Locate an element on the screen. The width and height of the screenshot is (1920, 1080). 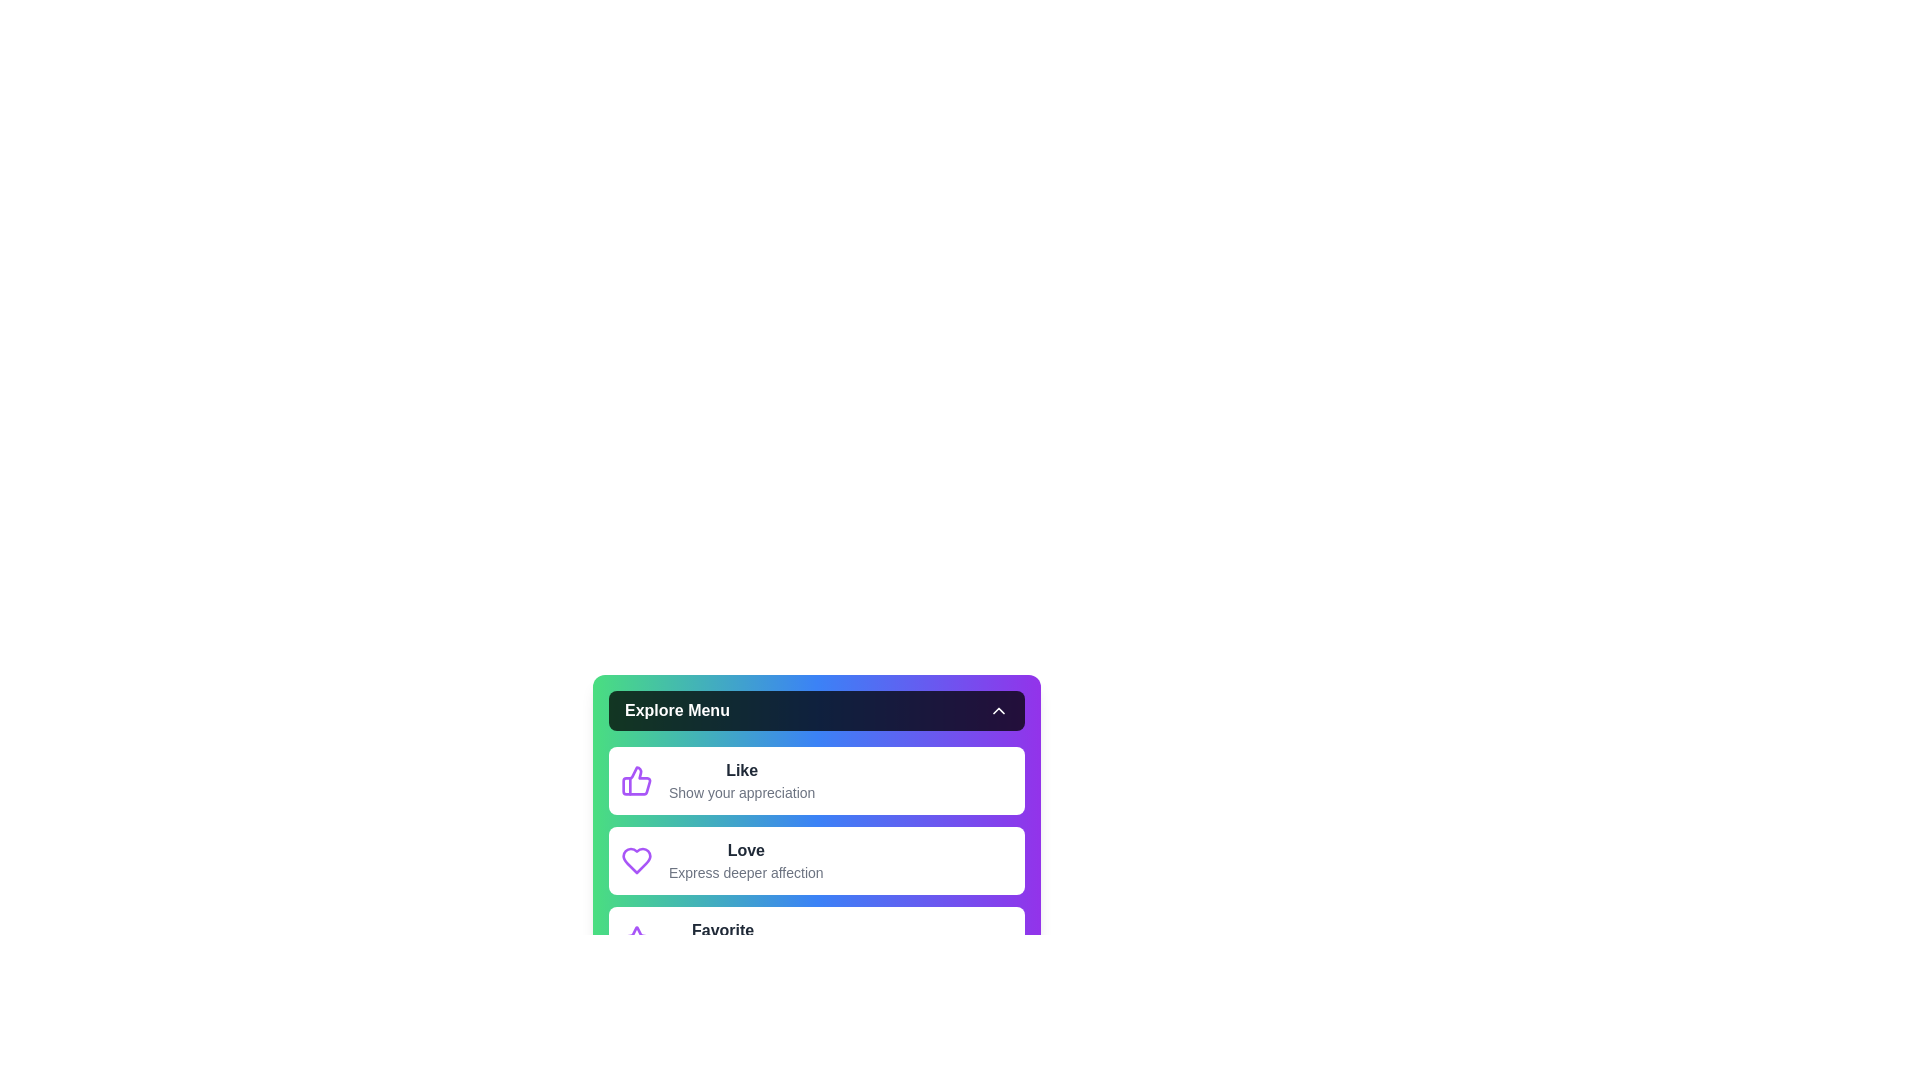
the menu option Love by clicking on it is located at coordinates (816, 859).